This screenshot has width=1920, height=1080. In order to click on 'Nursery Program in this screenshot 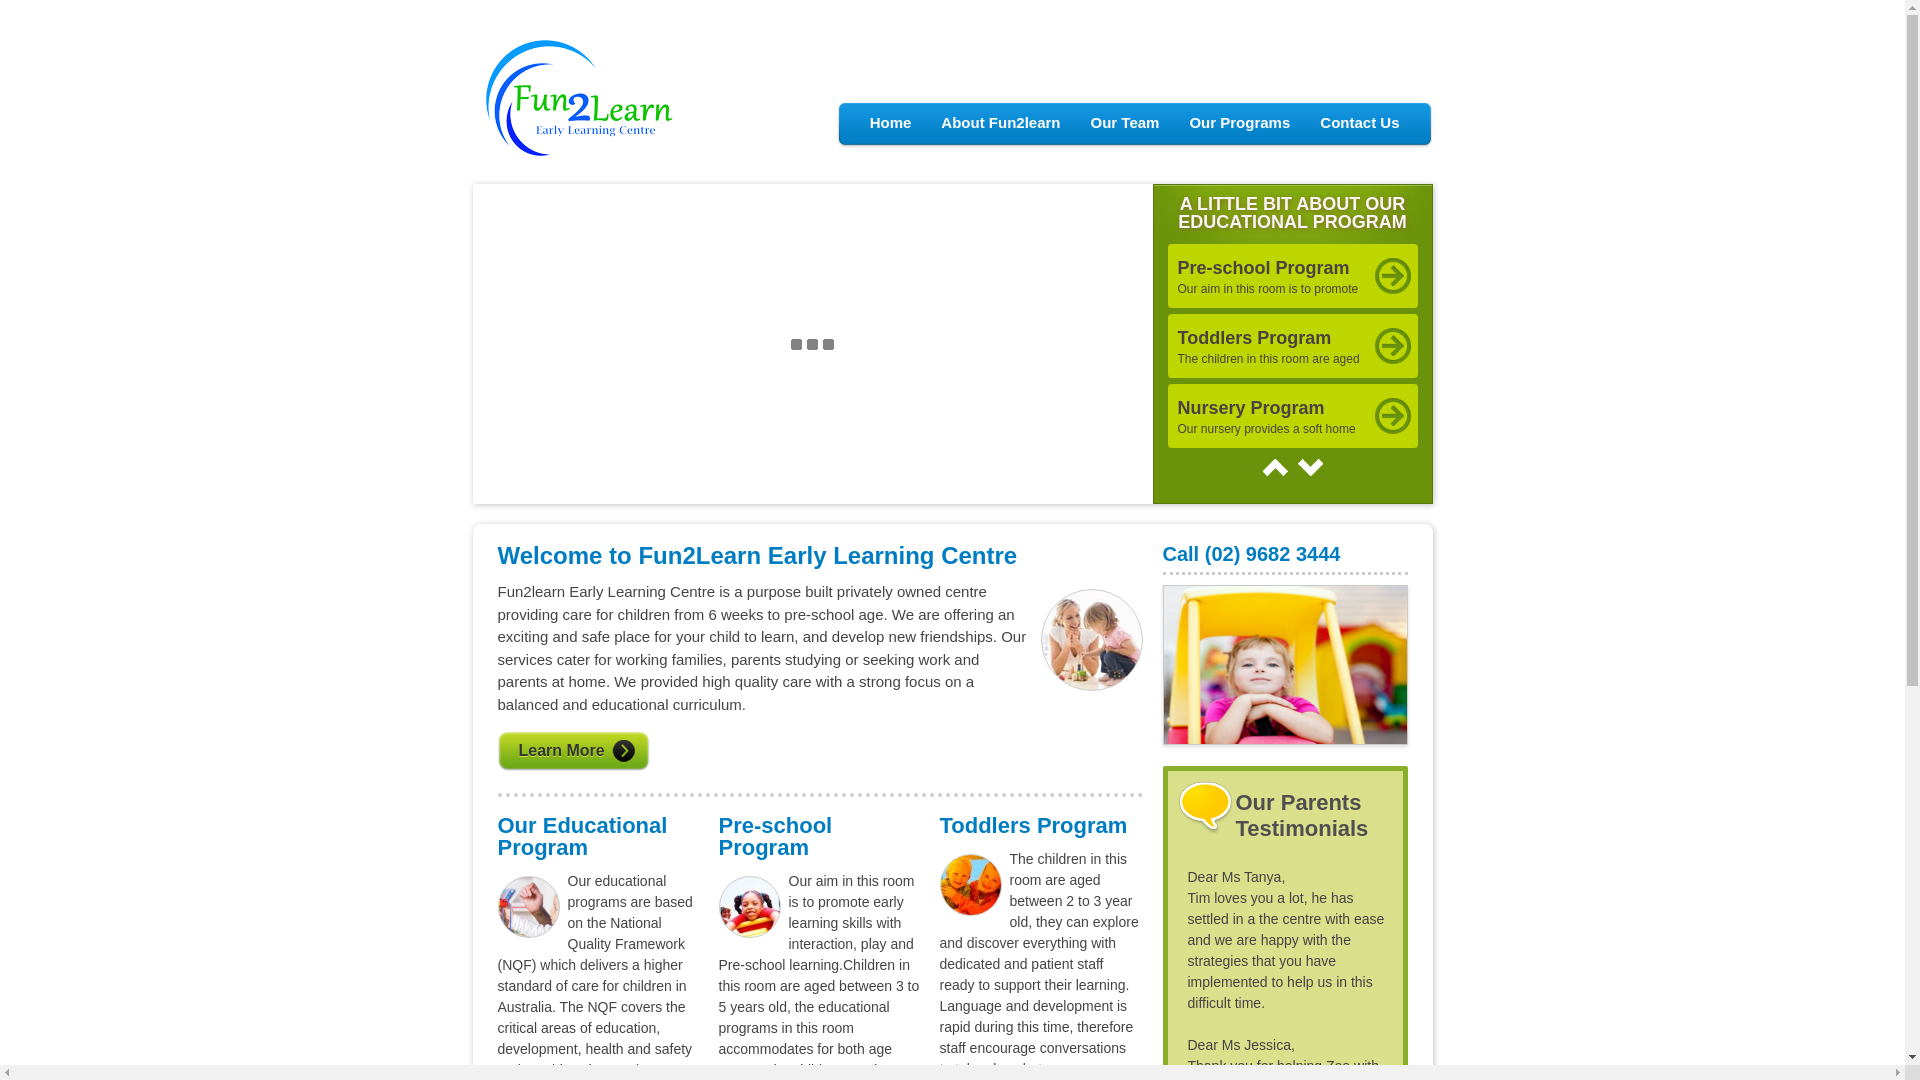, I will do `click(1167, 415)`.